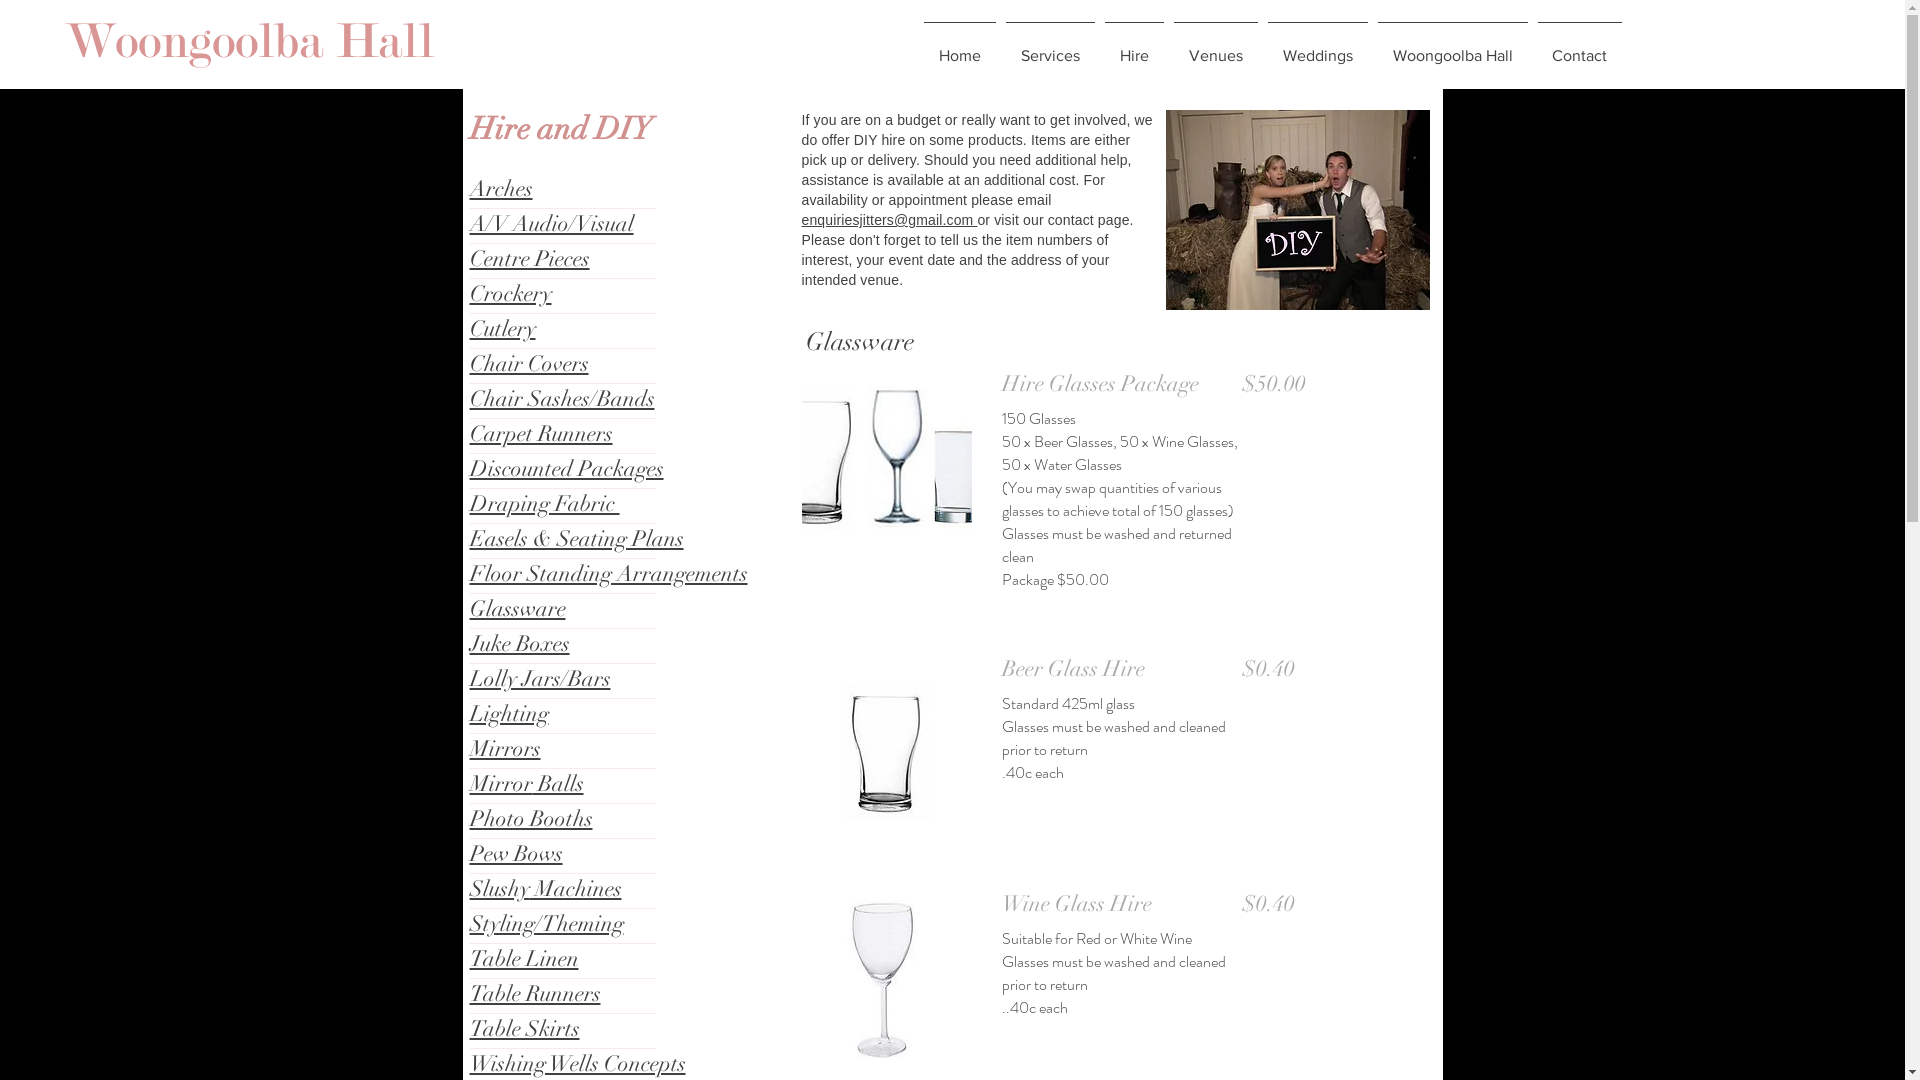  I want to click on 'Juke Boxes', so click(519, 643).